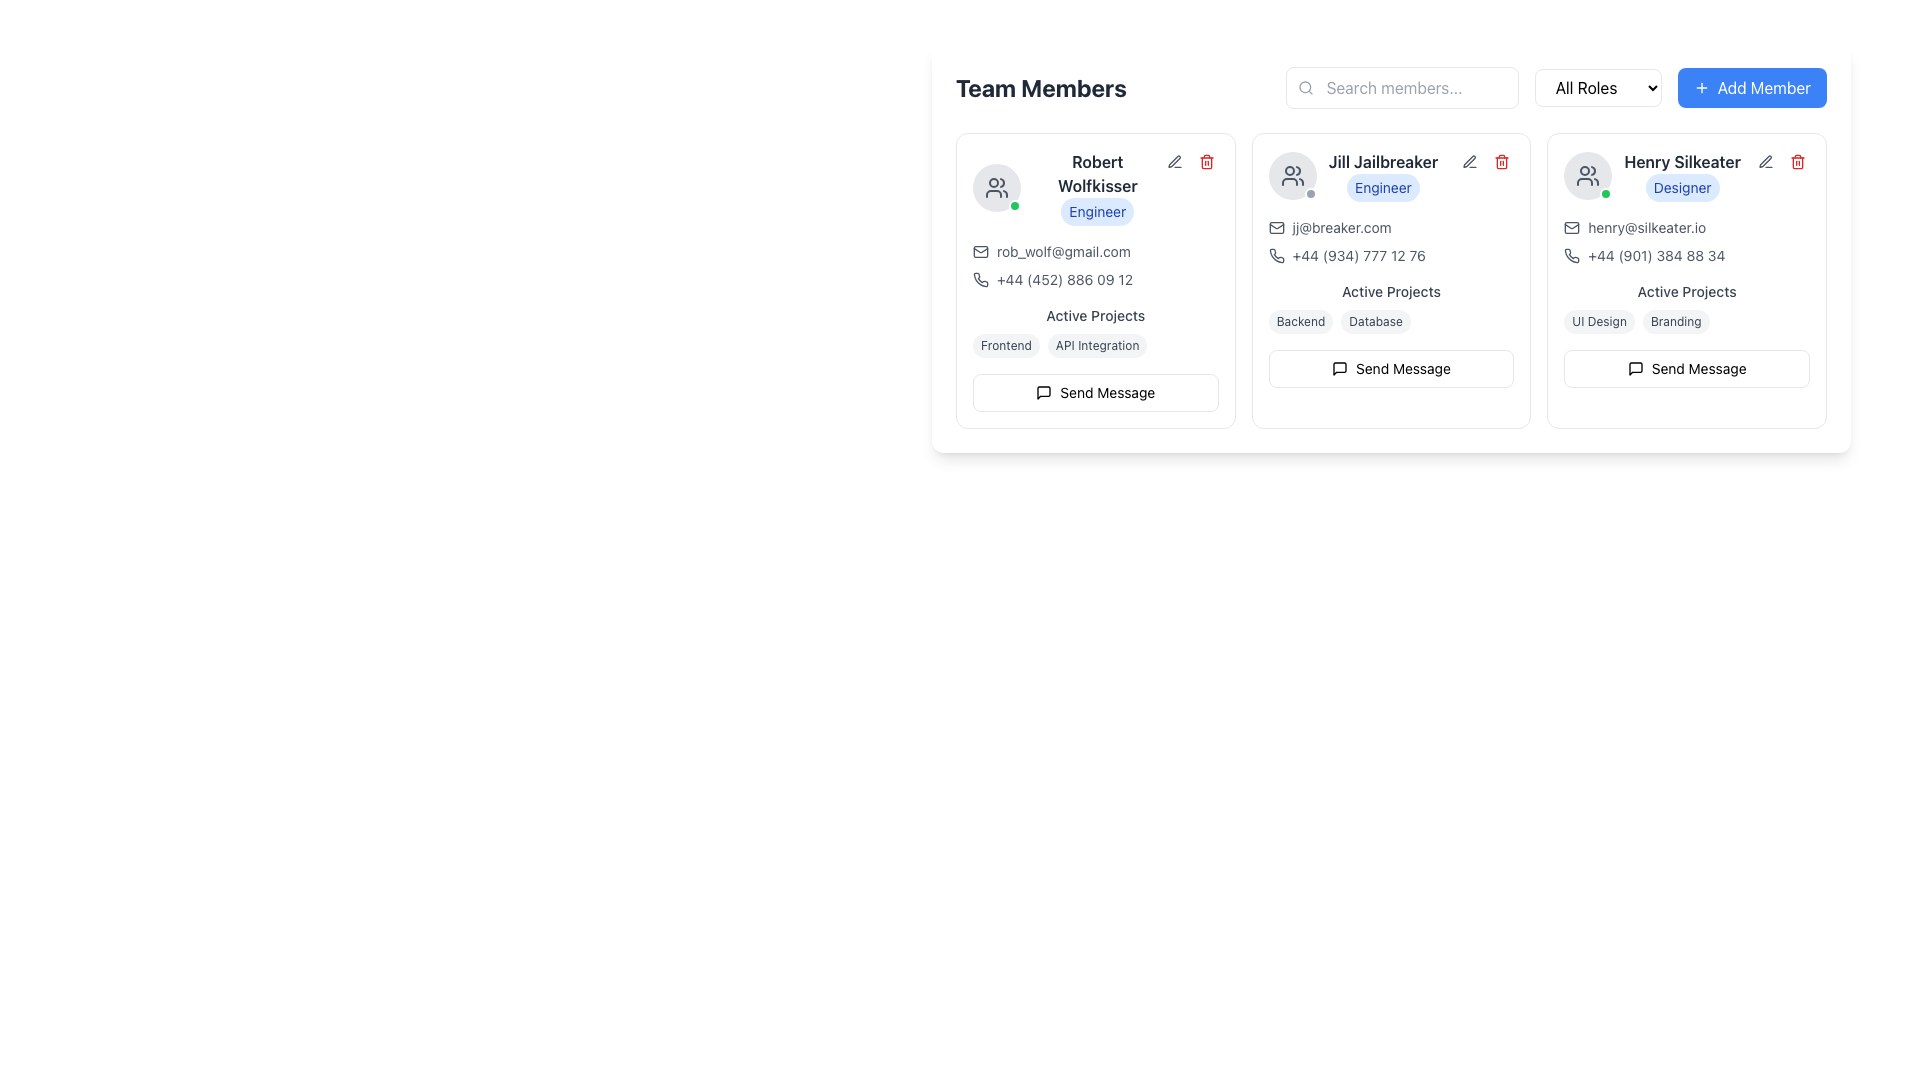  Describe the element at coordinates (1292, 175) in the screenshot. I see `the avatar icon representing a group of people located to the left of the label 'Jill Jailbreaker'` at that location.